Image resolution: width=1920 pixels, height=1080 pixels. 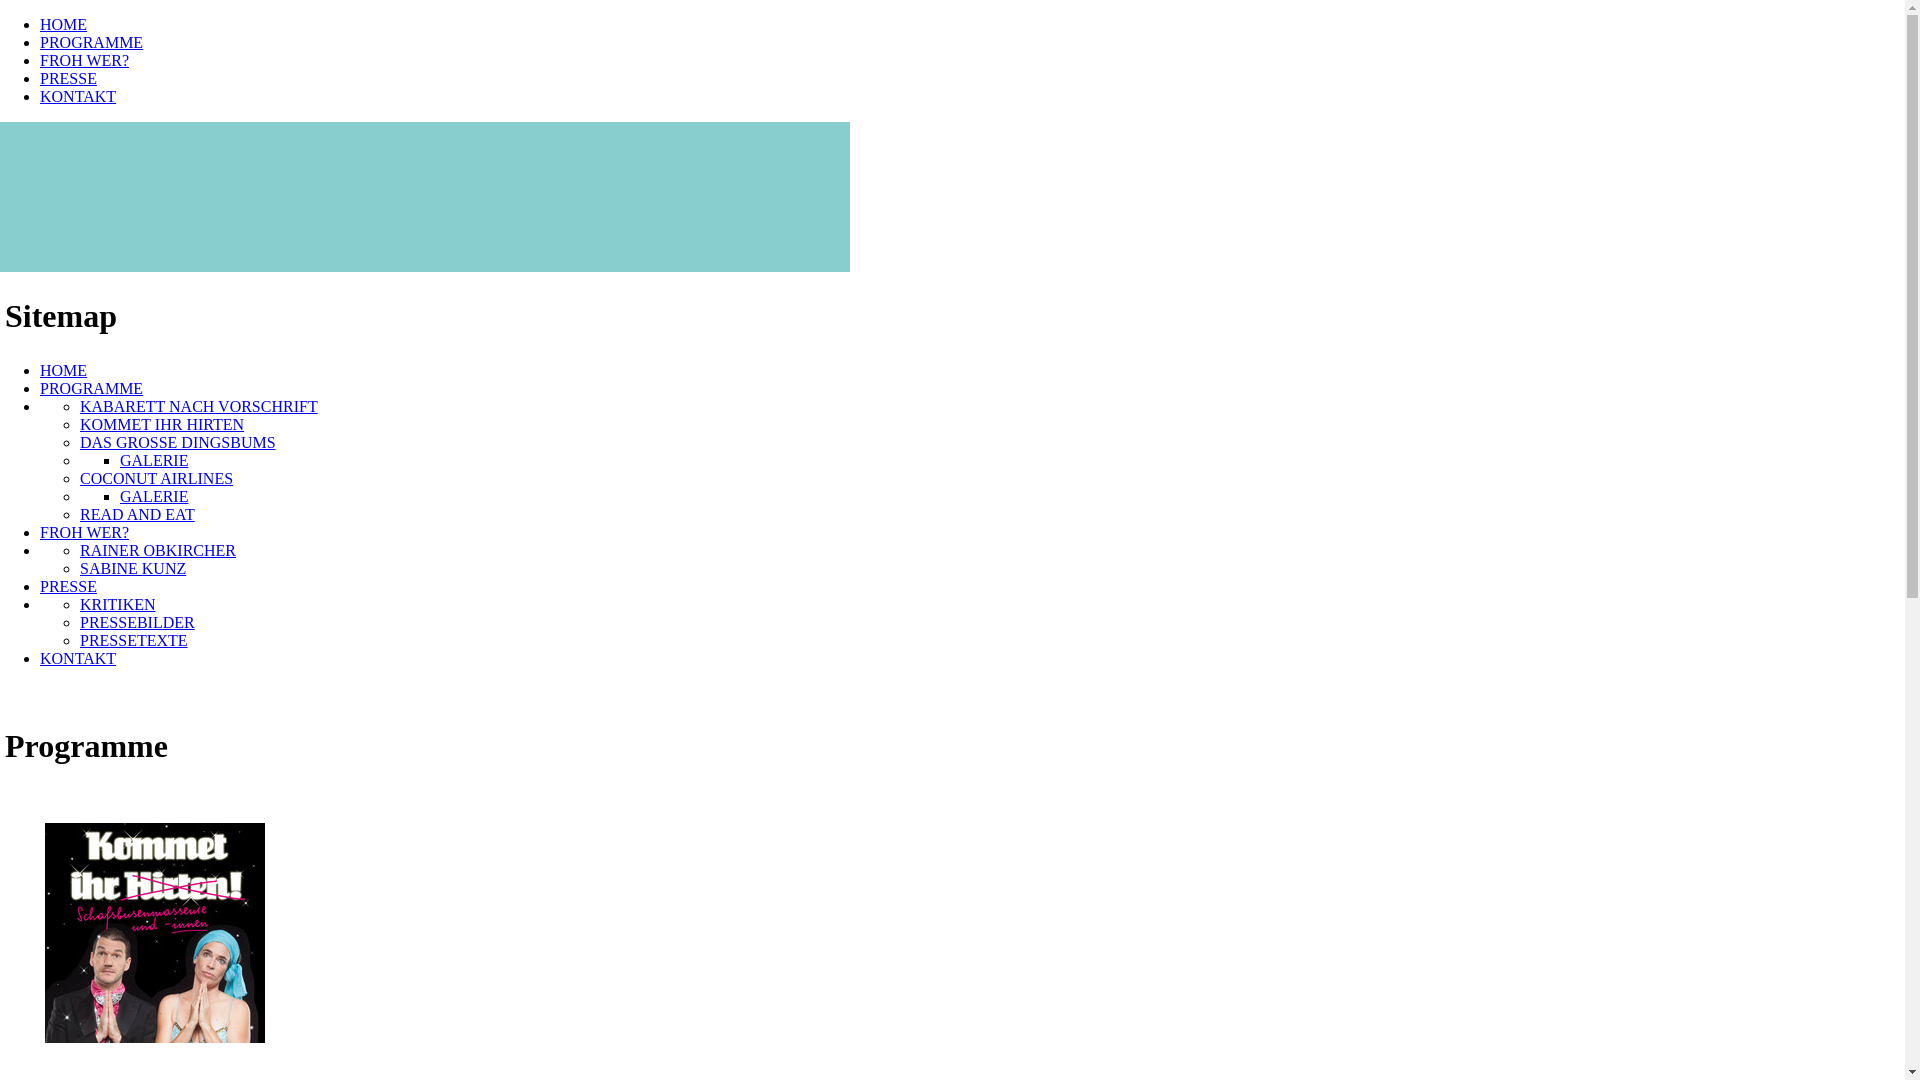 I want to click on 'KRITIKEN', so click(x=117, y=603).